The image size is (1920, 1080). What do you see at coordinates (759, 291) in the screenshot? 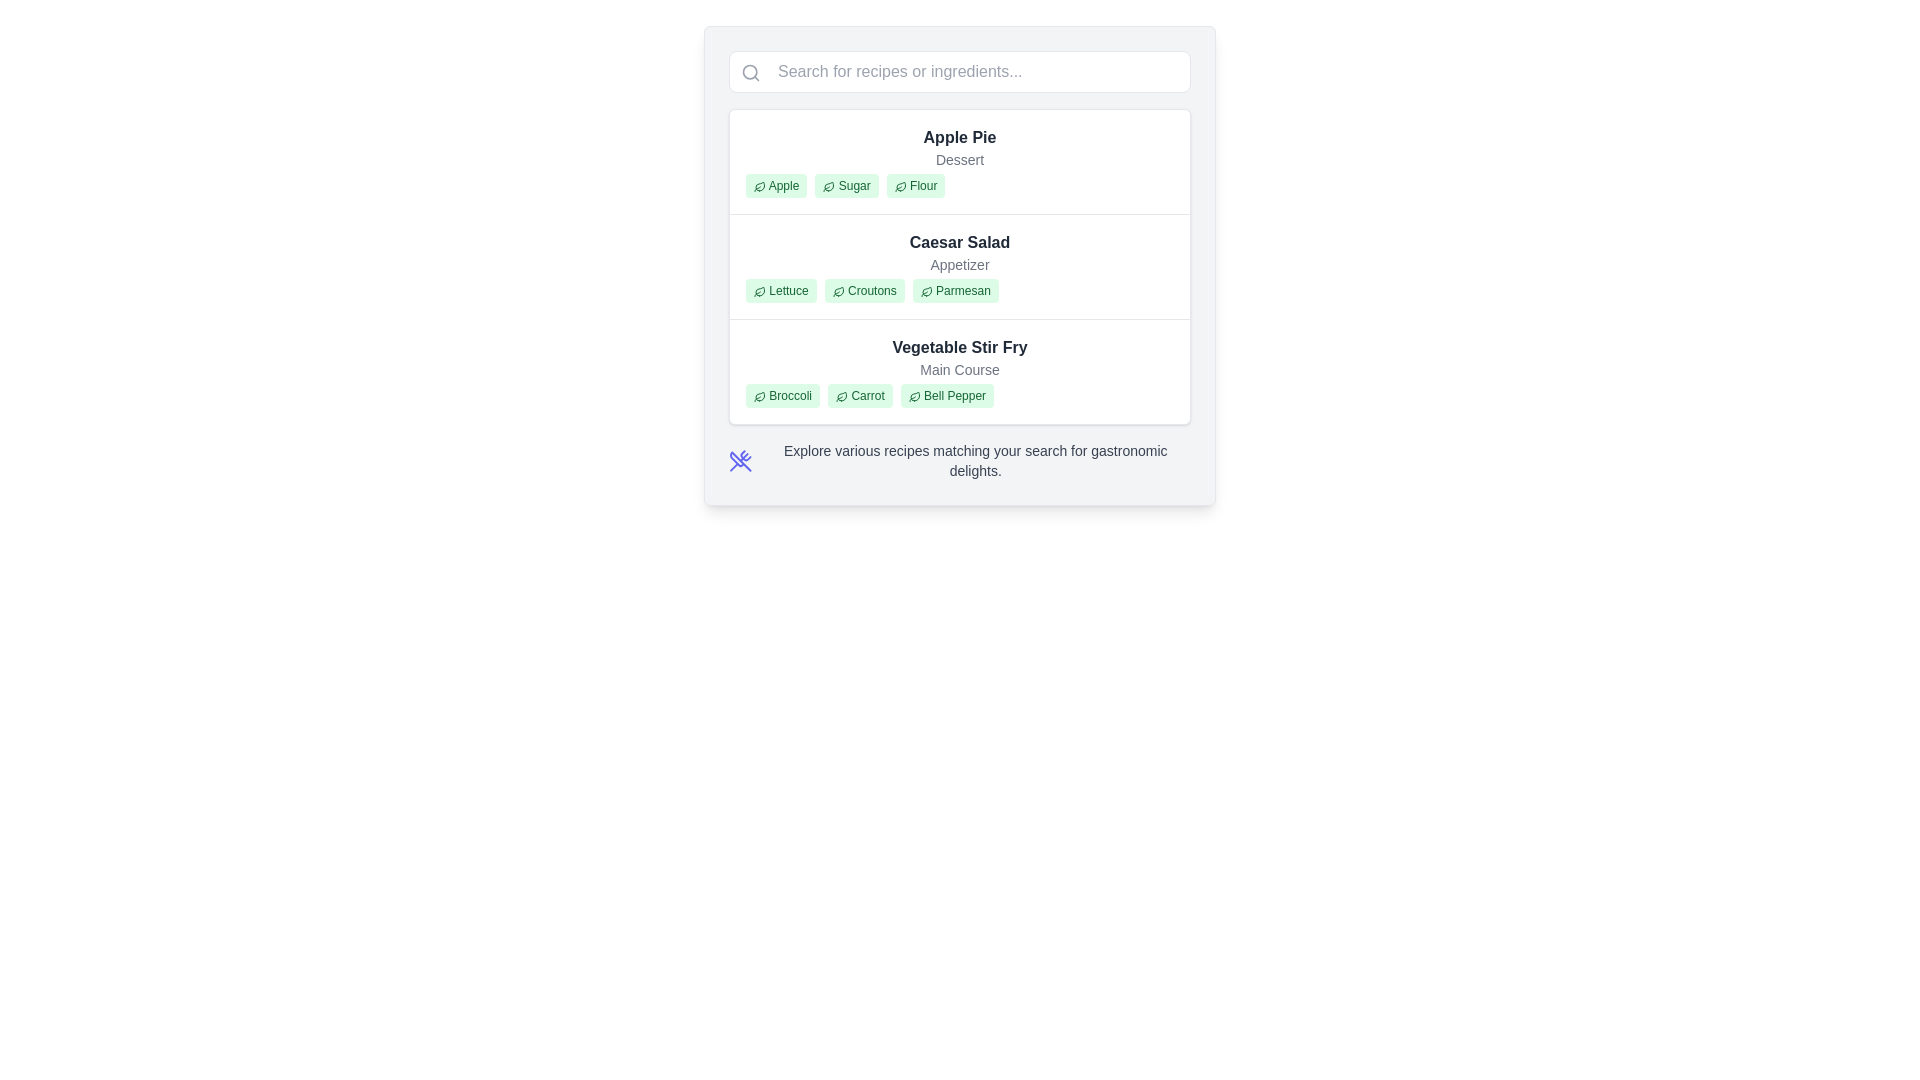
I see `the leaf icon next to the word 'Lettuce' in the 'Caesar Salad' section` at bounding box center [759, 291].